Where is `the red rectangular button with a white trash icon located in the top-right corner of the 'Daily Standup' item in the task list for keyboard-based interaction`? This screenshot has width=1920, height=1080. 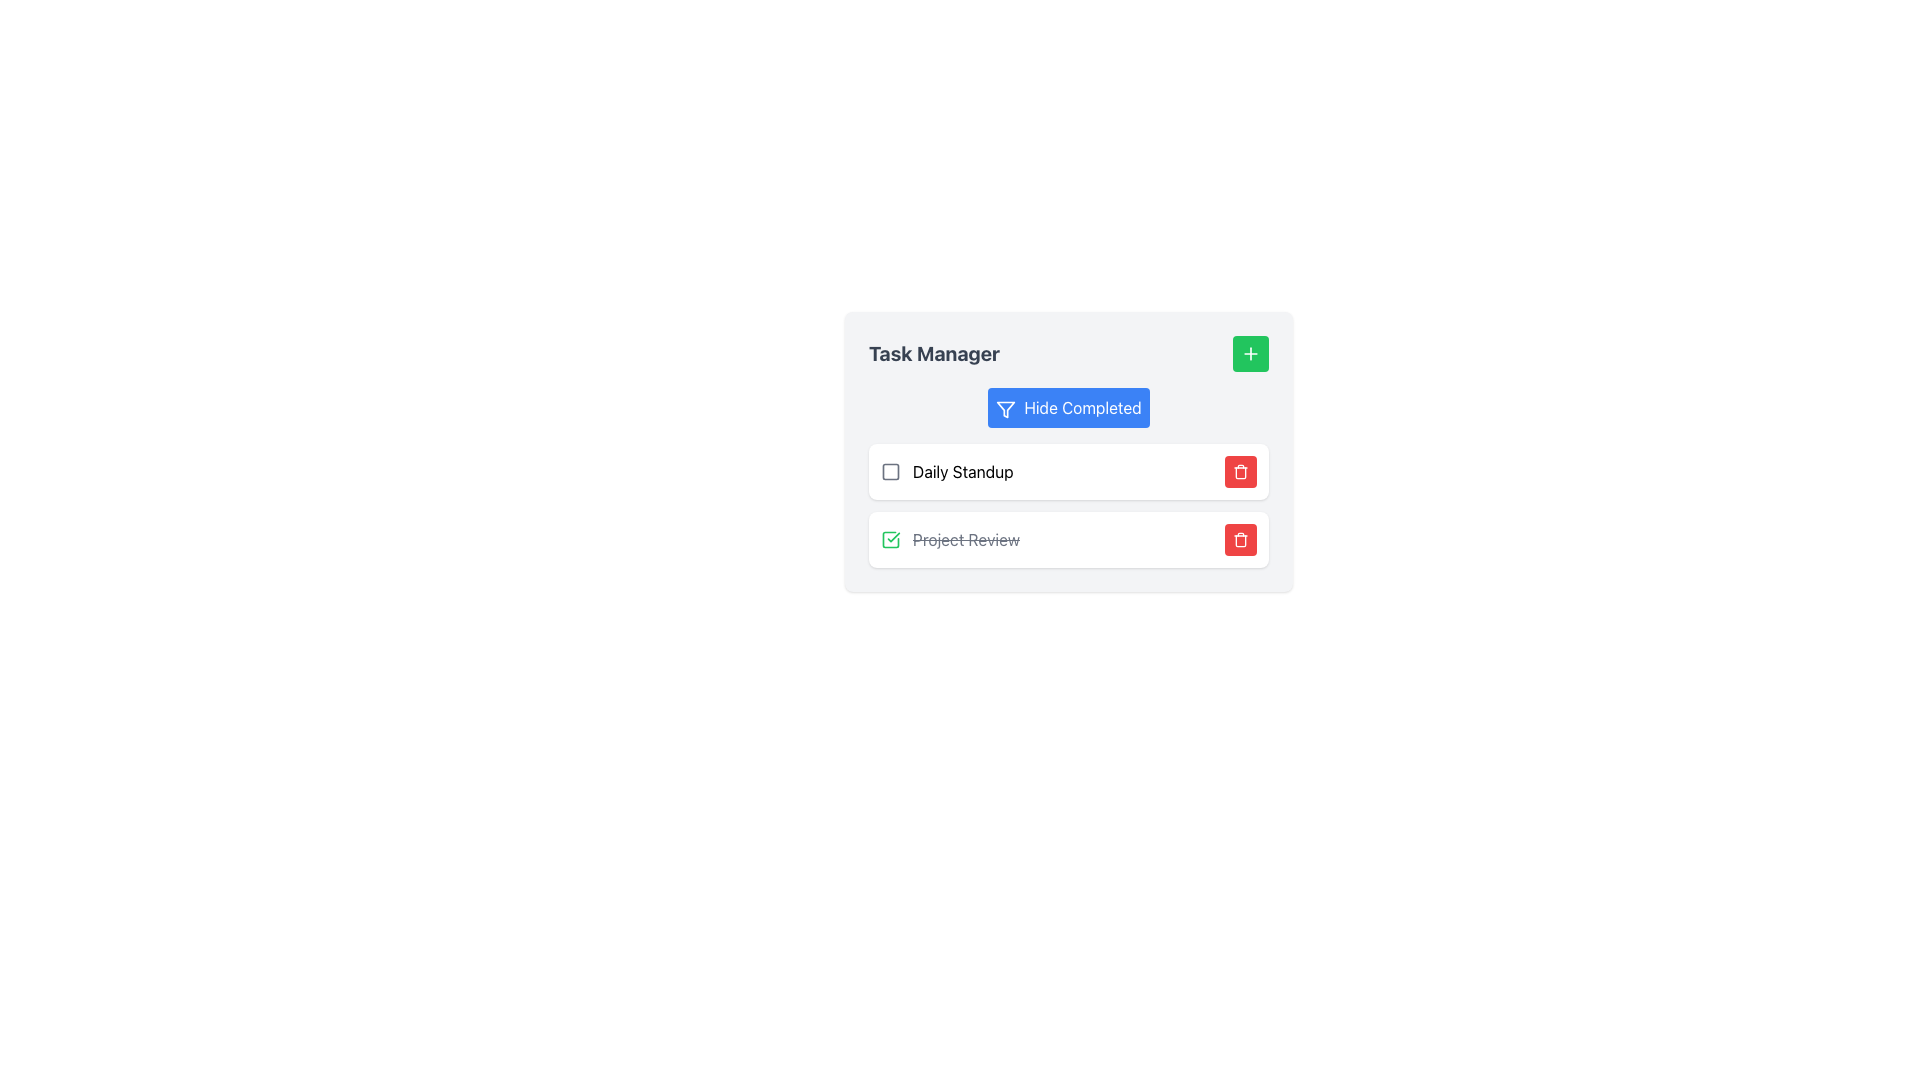
the red rectangular button with a white trash icon located in the top-right corner of the 'Daily Standup' item in the task list for keyboard-based interaction is located at coordinates (1240, 471).